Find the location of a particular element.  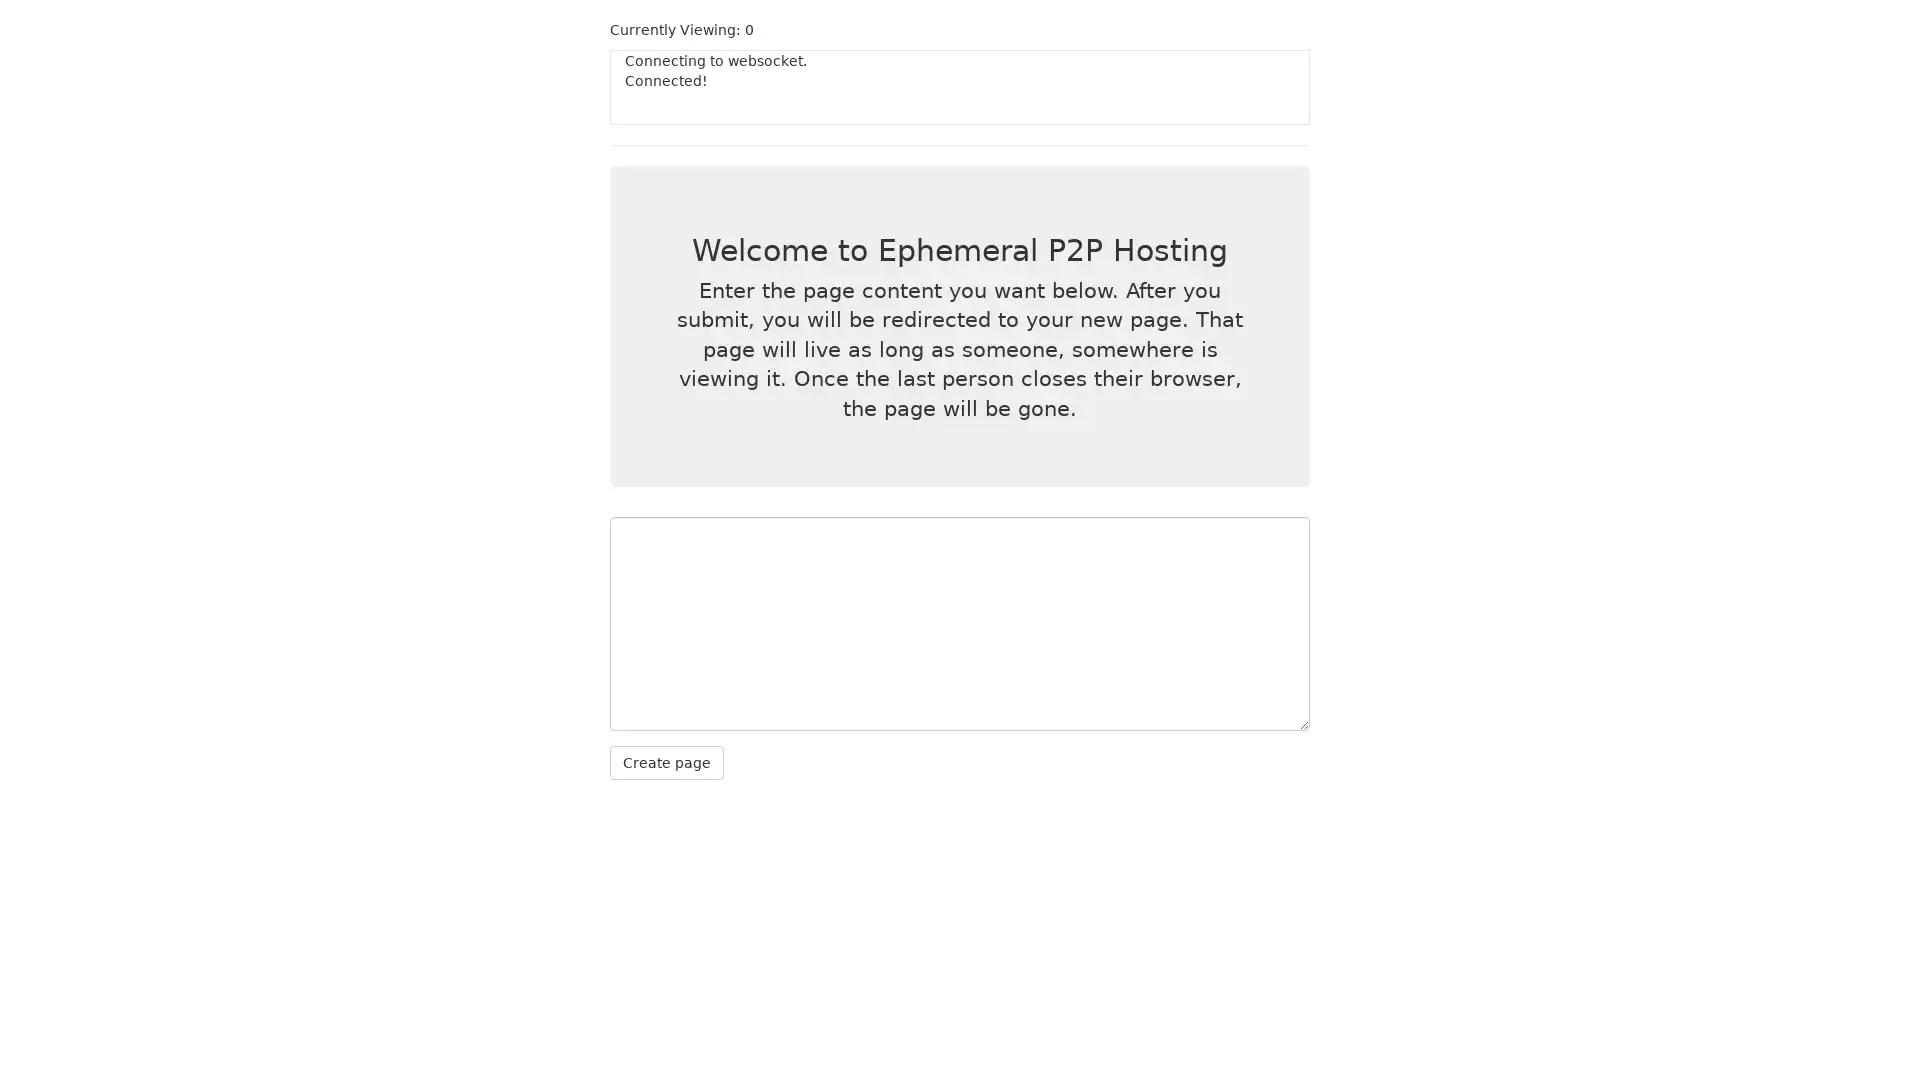

Create page is located at coordinates (667, 762).